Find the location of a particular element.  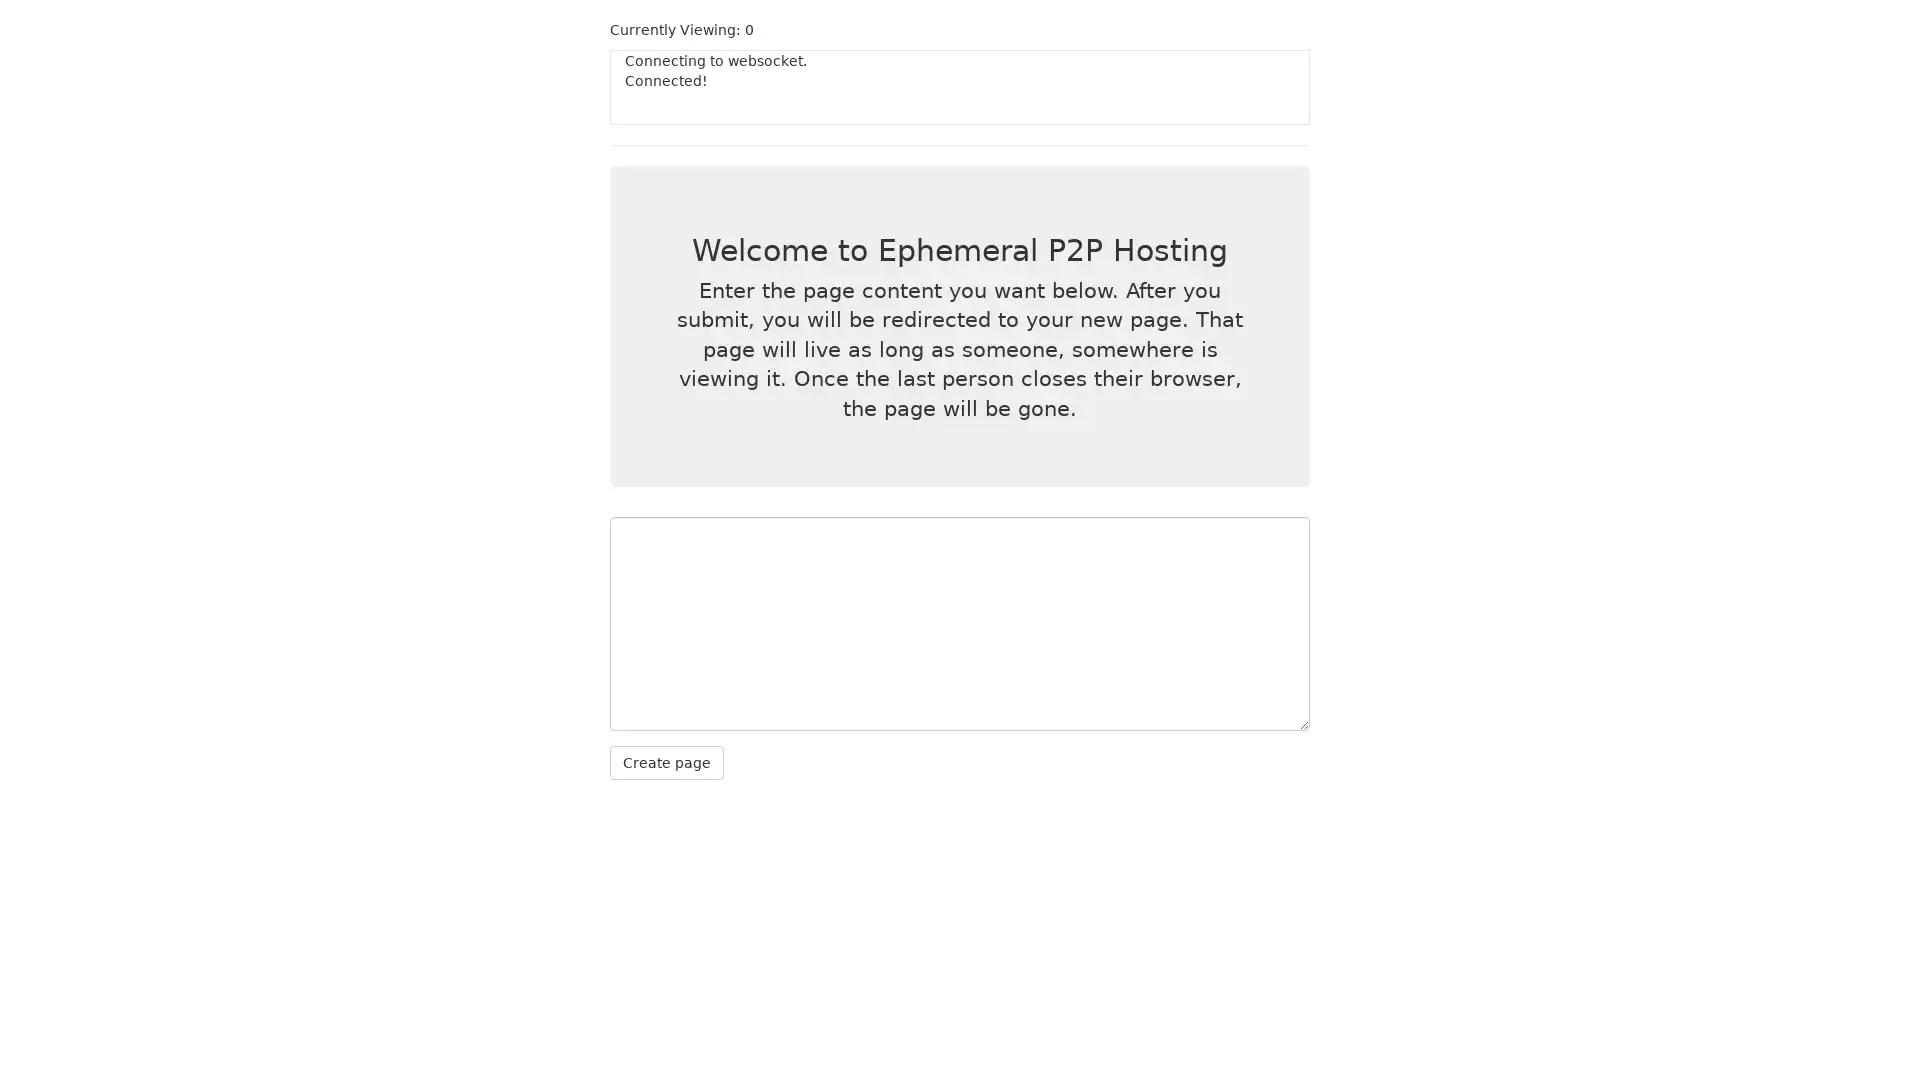

Create page is located at coordinates (667, 762).